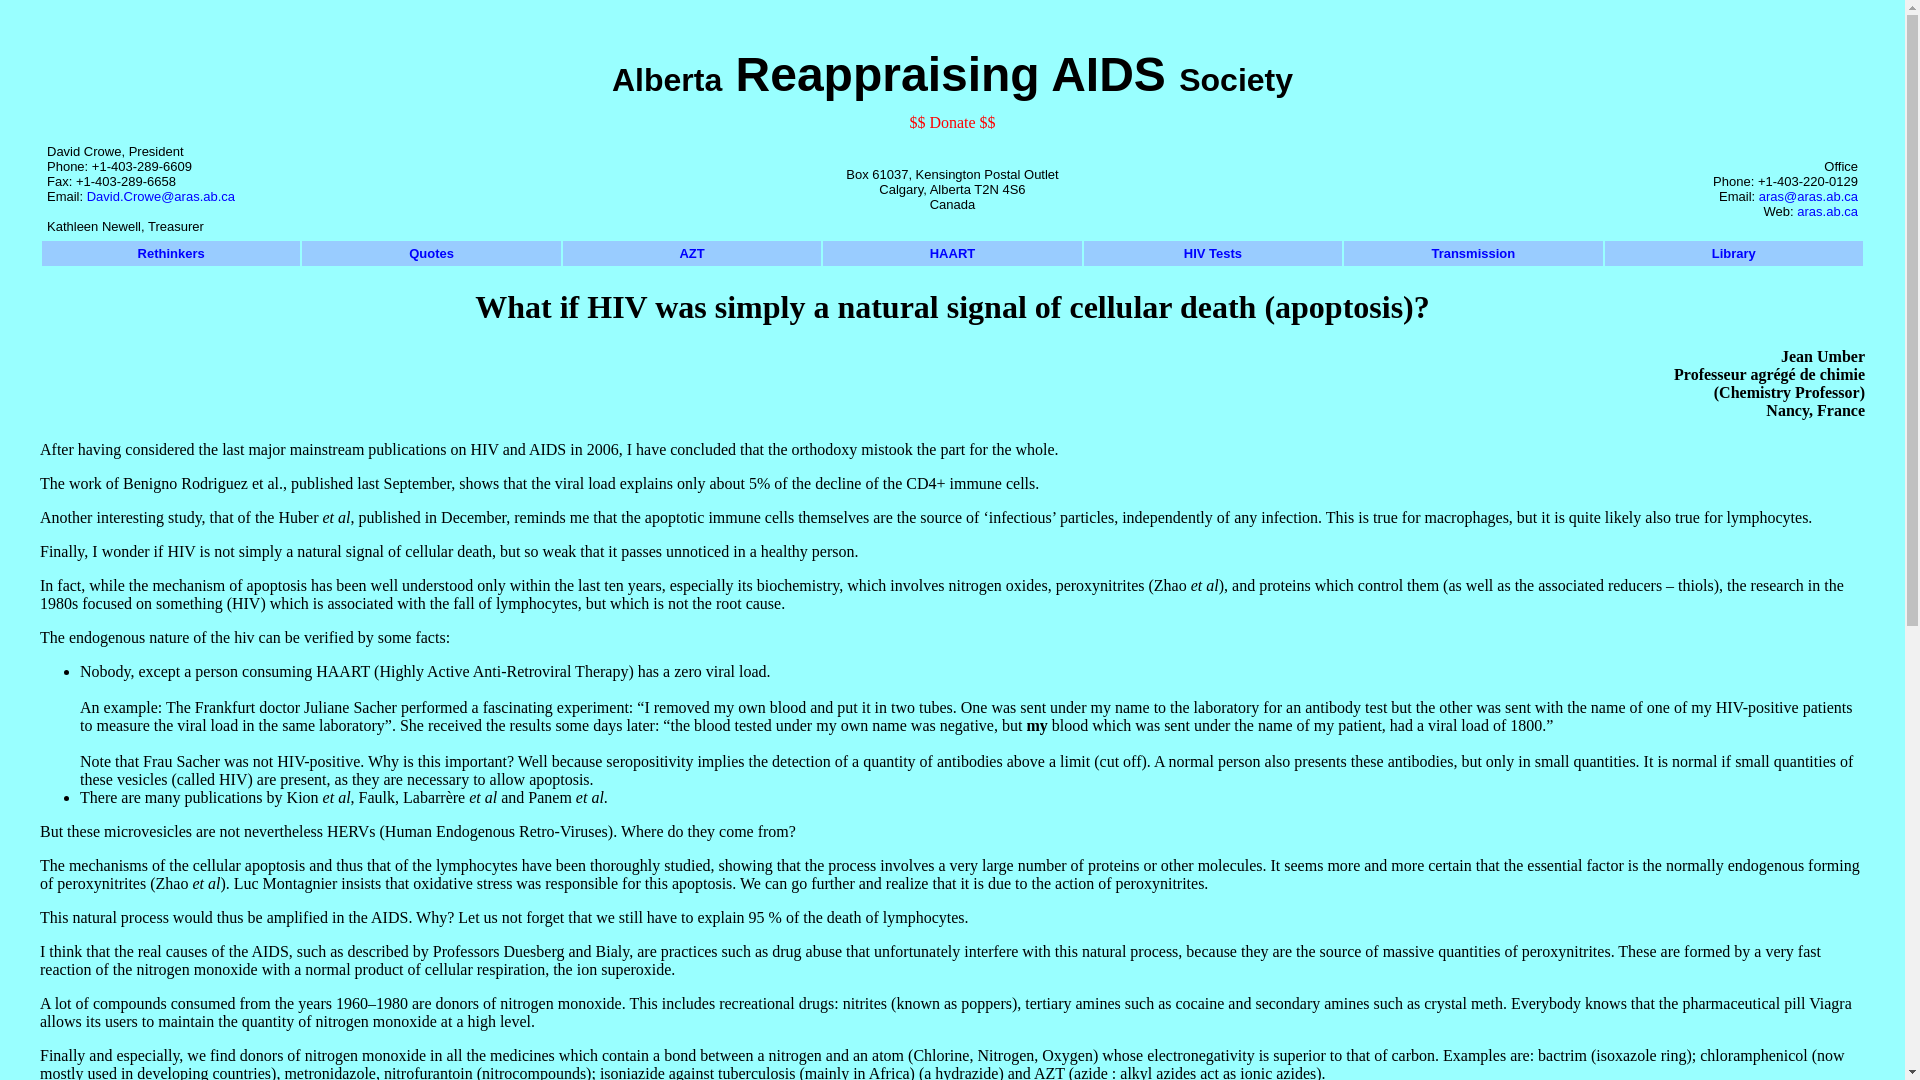 Image resolution: width=1920 pixels, height=1080 pixels. I want to click on 'Quotes', so click(430, 252).